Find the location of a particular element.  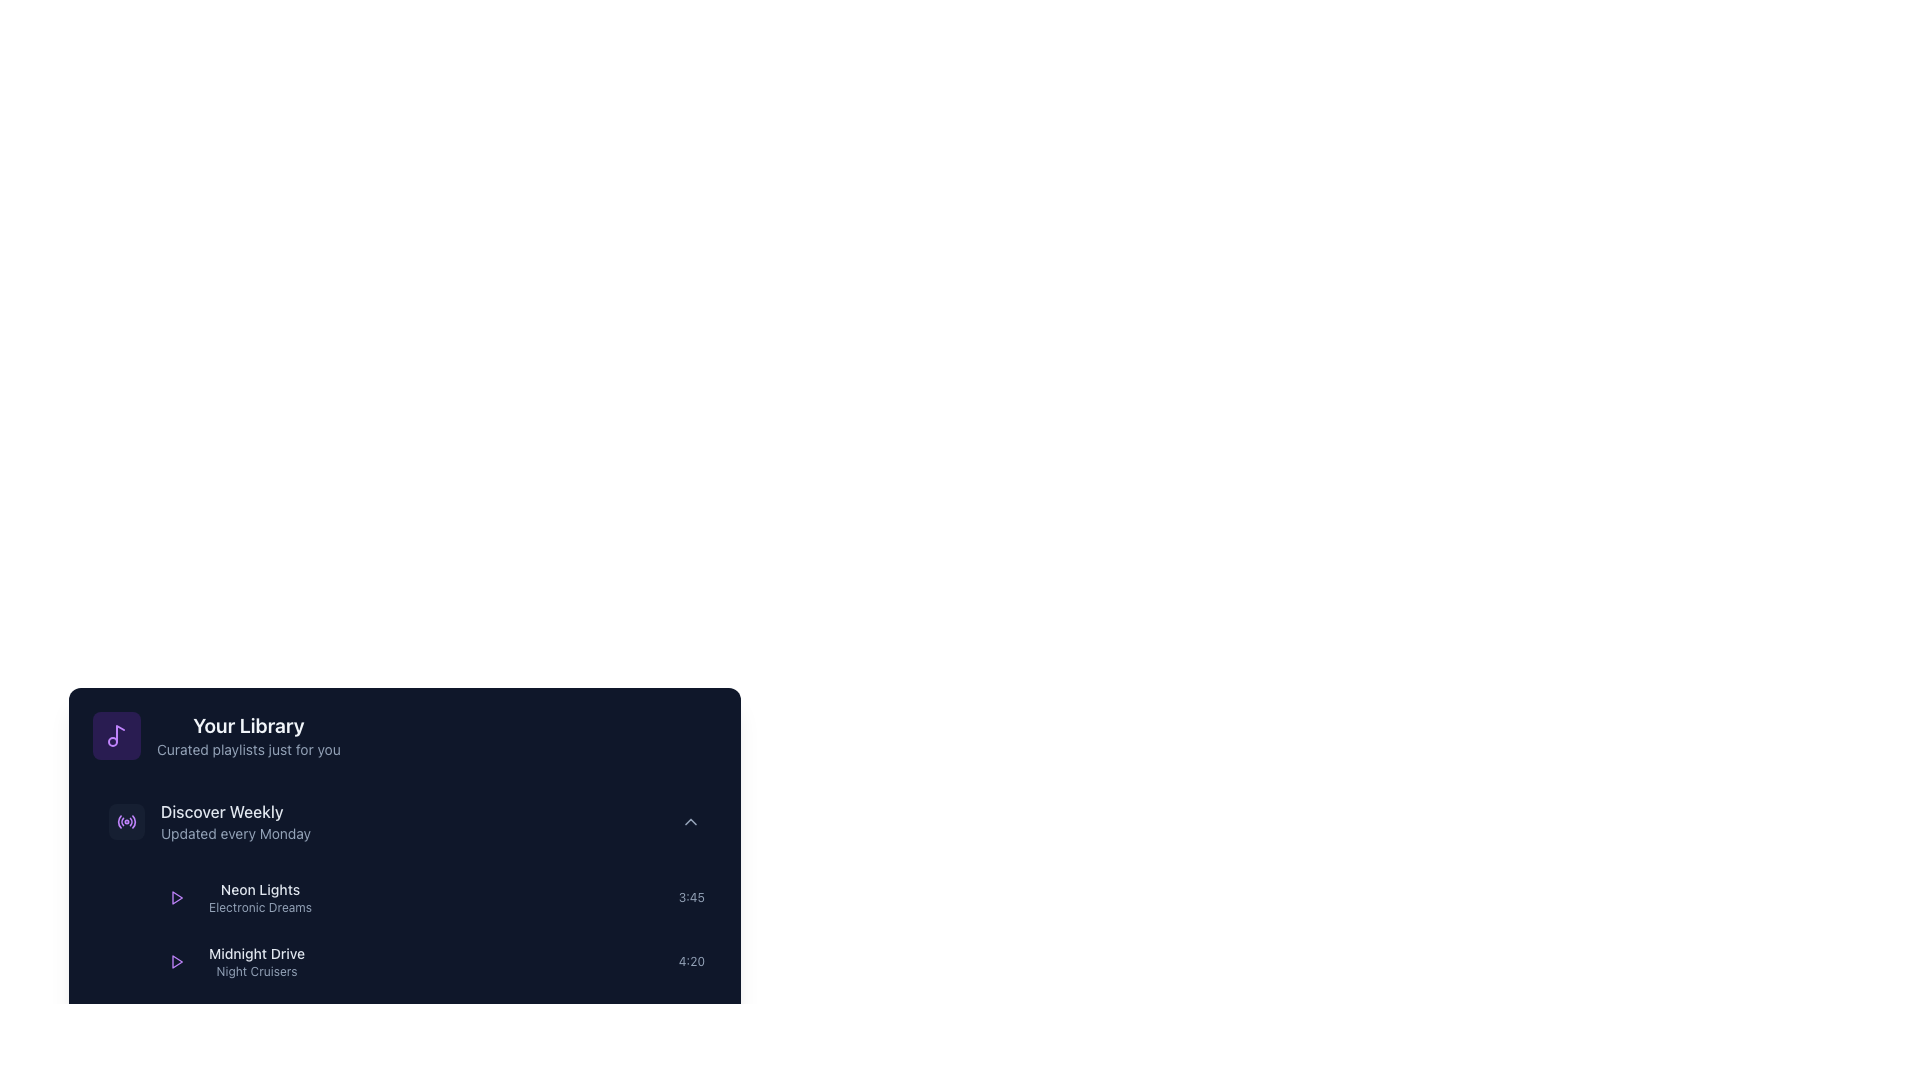

the text label displaying '3:45', which is positioned in the bottom-right section of the interface and serves as supporting detail is located at coordinates (691, 897).